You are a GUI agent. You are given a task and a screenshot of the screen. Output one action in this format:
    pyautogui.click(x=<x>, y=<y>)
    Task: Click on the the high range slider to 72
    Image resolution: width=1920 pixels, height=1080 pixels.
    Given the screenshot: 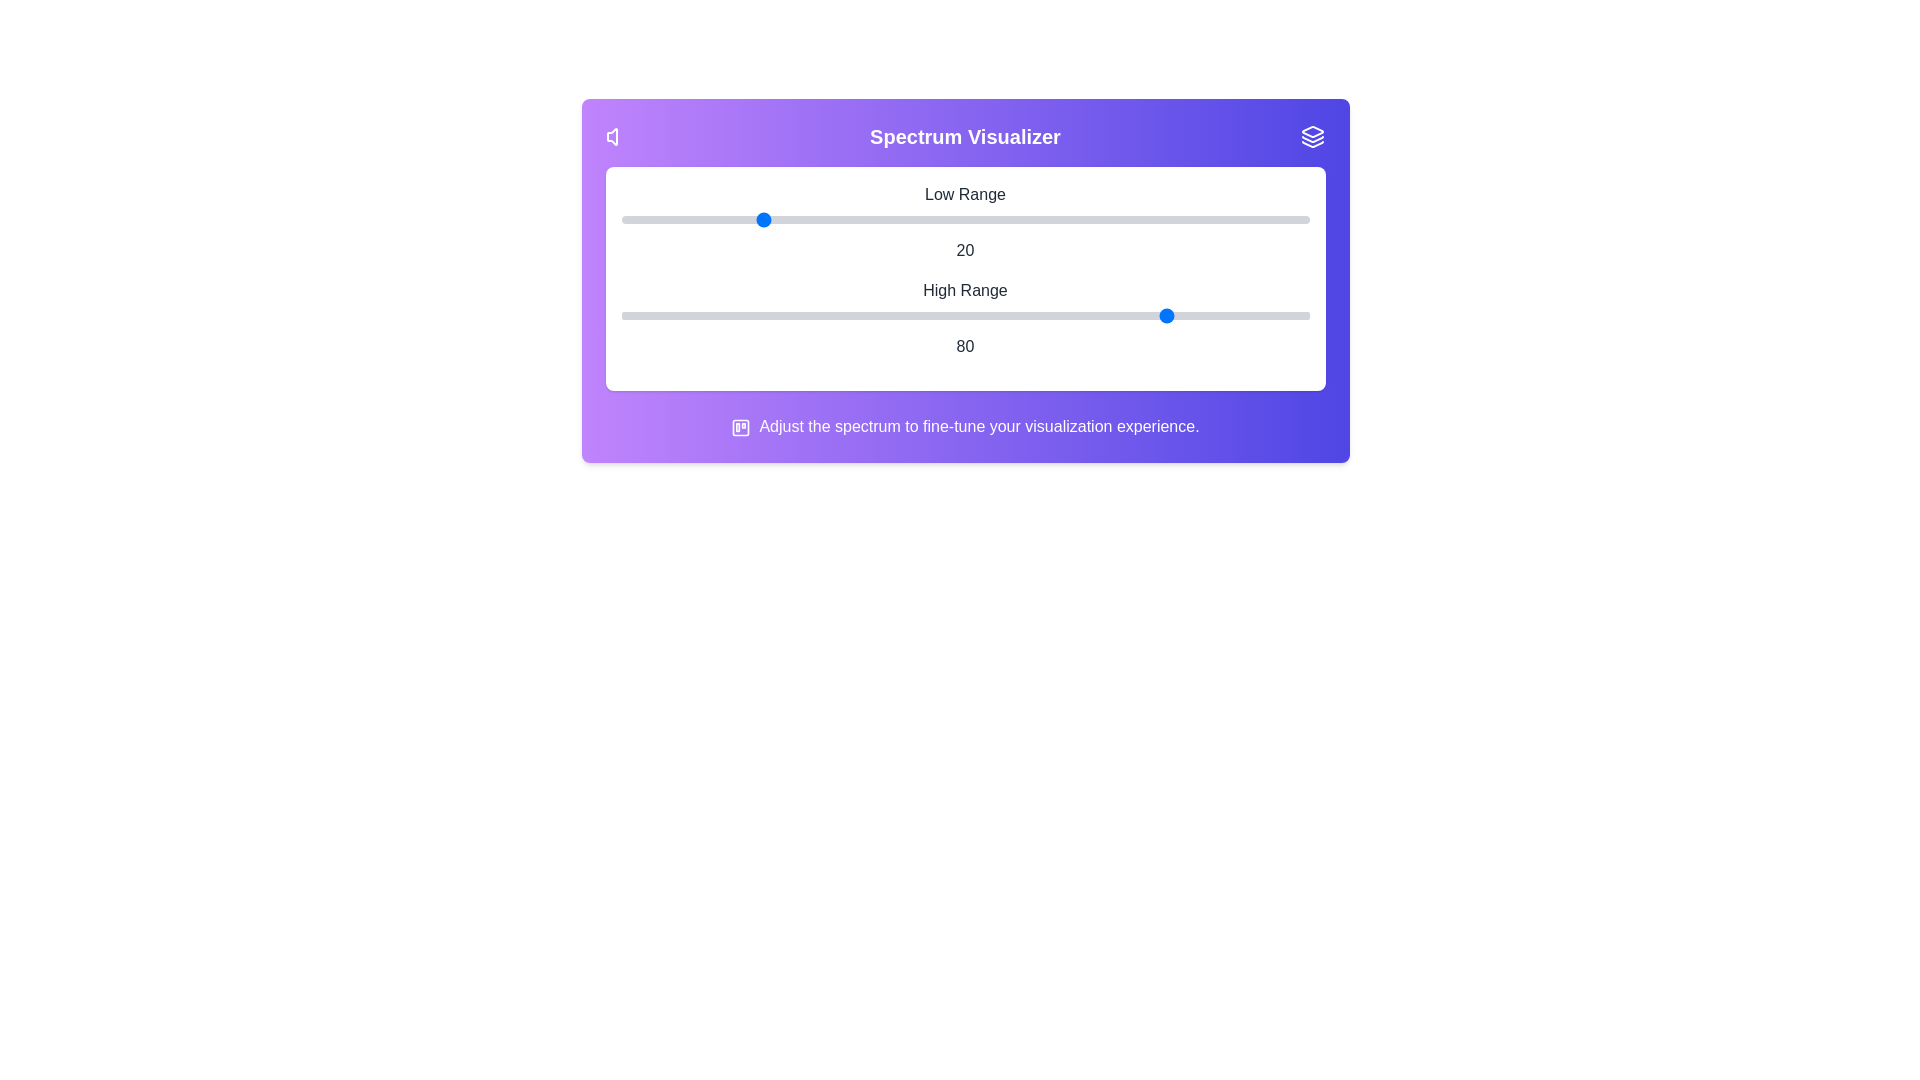 What is the action you would take?
    pyautogui.click(x=1115, y=315)
    